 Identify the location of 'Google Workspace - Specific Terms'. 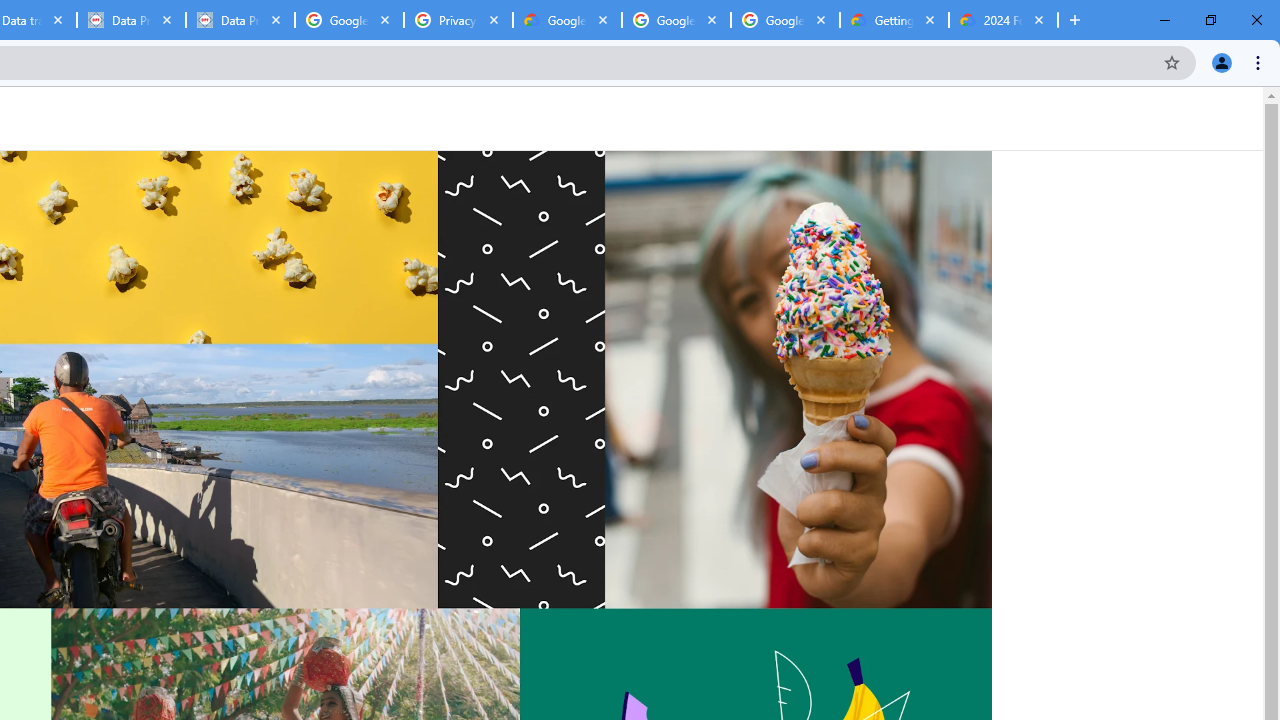
(676, 20).